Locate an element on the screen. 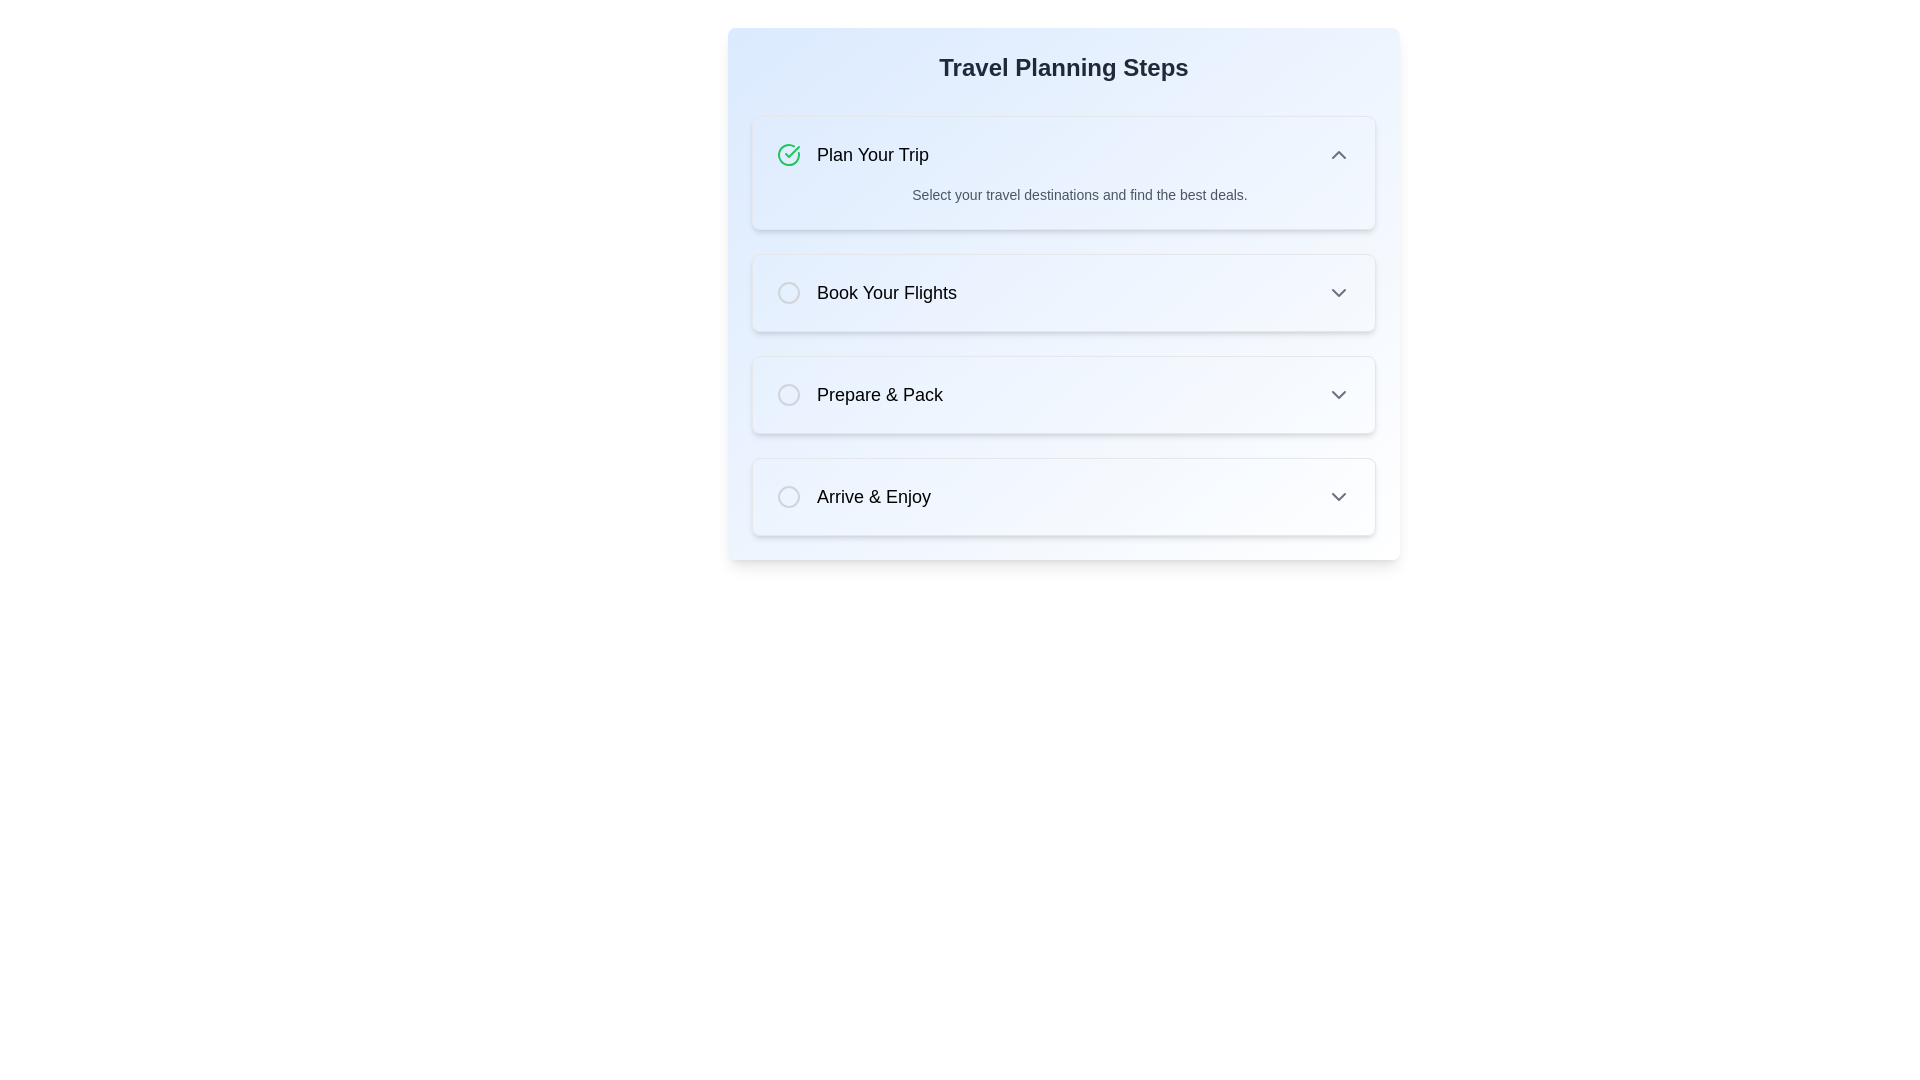 Image resolution: width=1920 pixels, height=1080 pixels. the status indicator icon, which is a circular icon with a green outline and a checkmark in the center, located to the left of the 'Plan Your Trip' text in the first item of the travel planning steps is located at coordinates (787, 153).